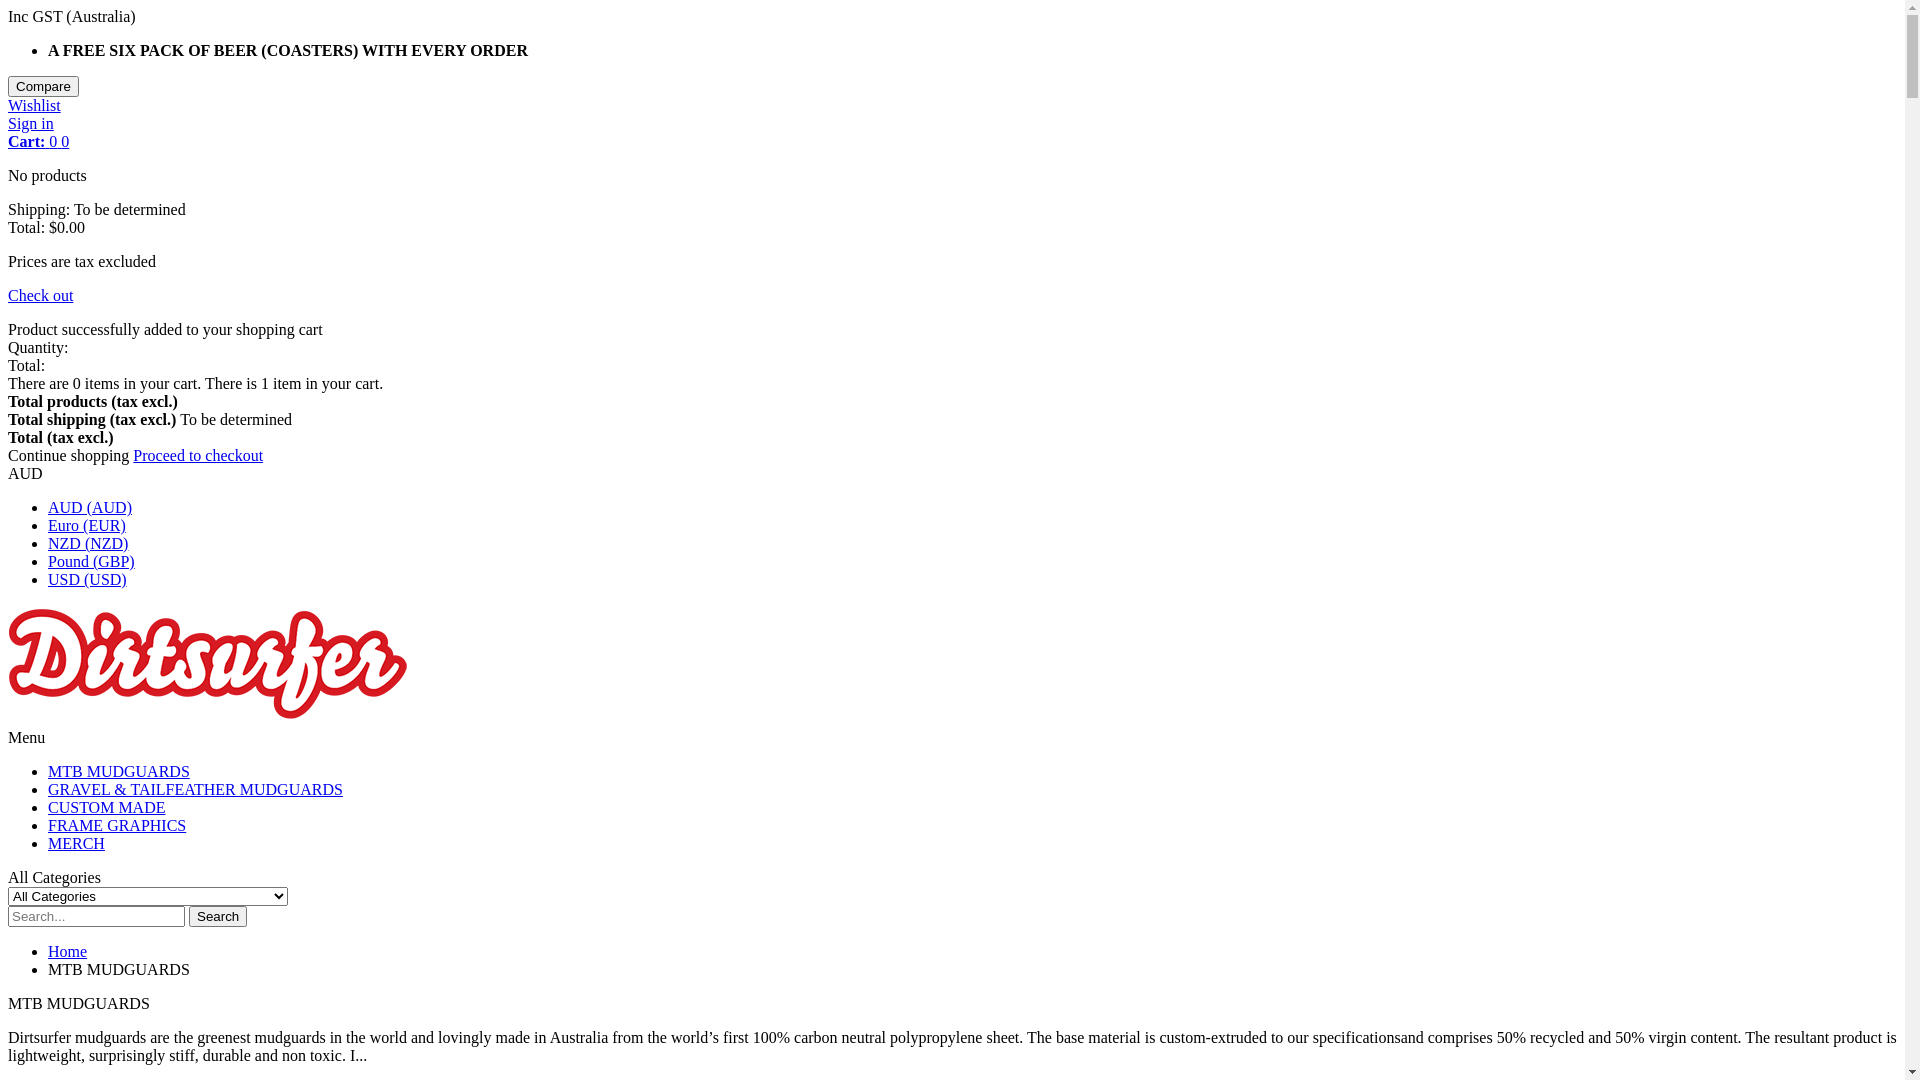 This screenshot has height=1080, width=1920. Describe the element at coordinates (115, 825) in the screenshot. I see `'FRAME GRAPHICS'` at that location.